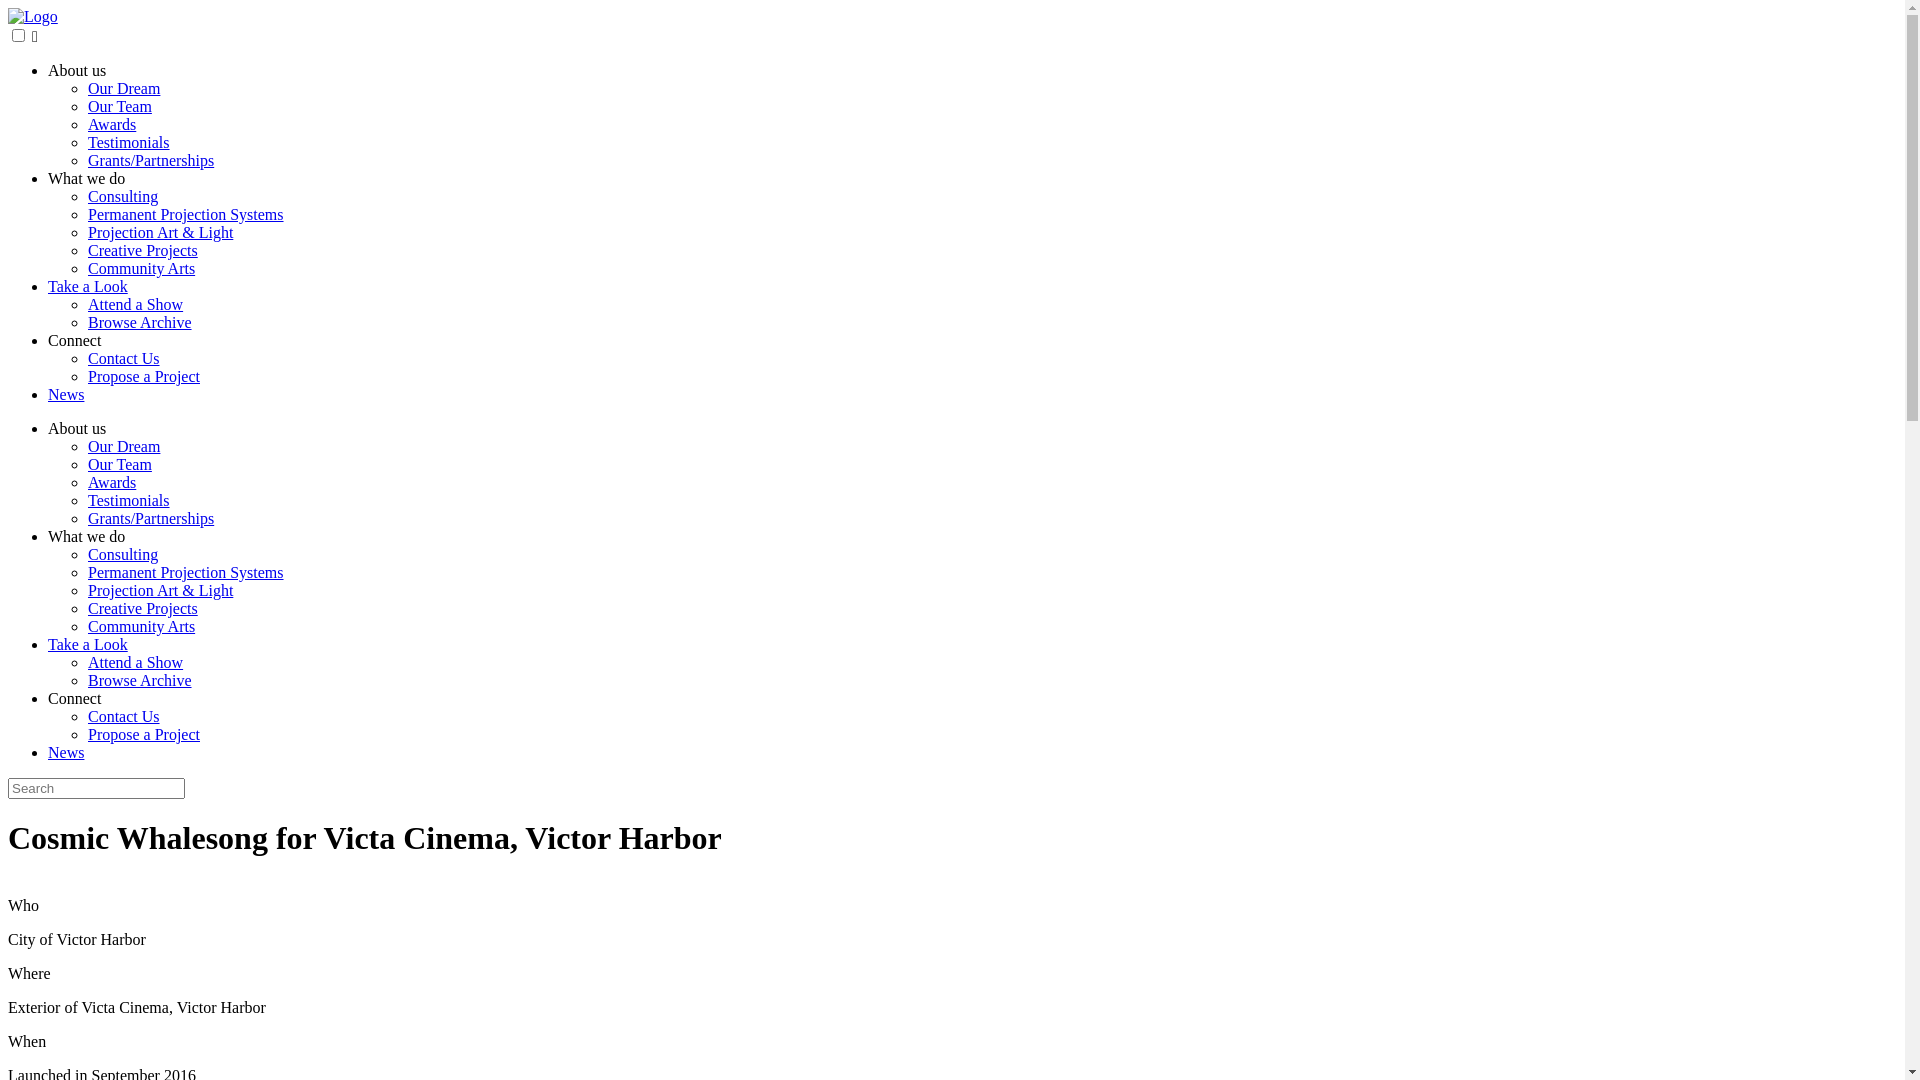 Image resolution: width=1920 pixels, height=1080 pixels. I want to click on 'What we do', so click(85, 535).